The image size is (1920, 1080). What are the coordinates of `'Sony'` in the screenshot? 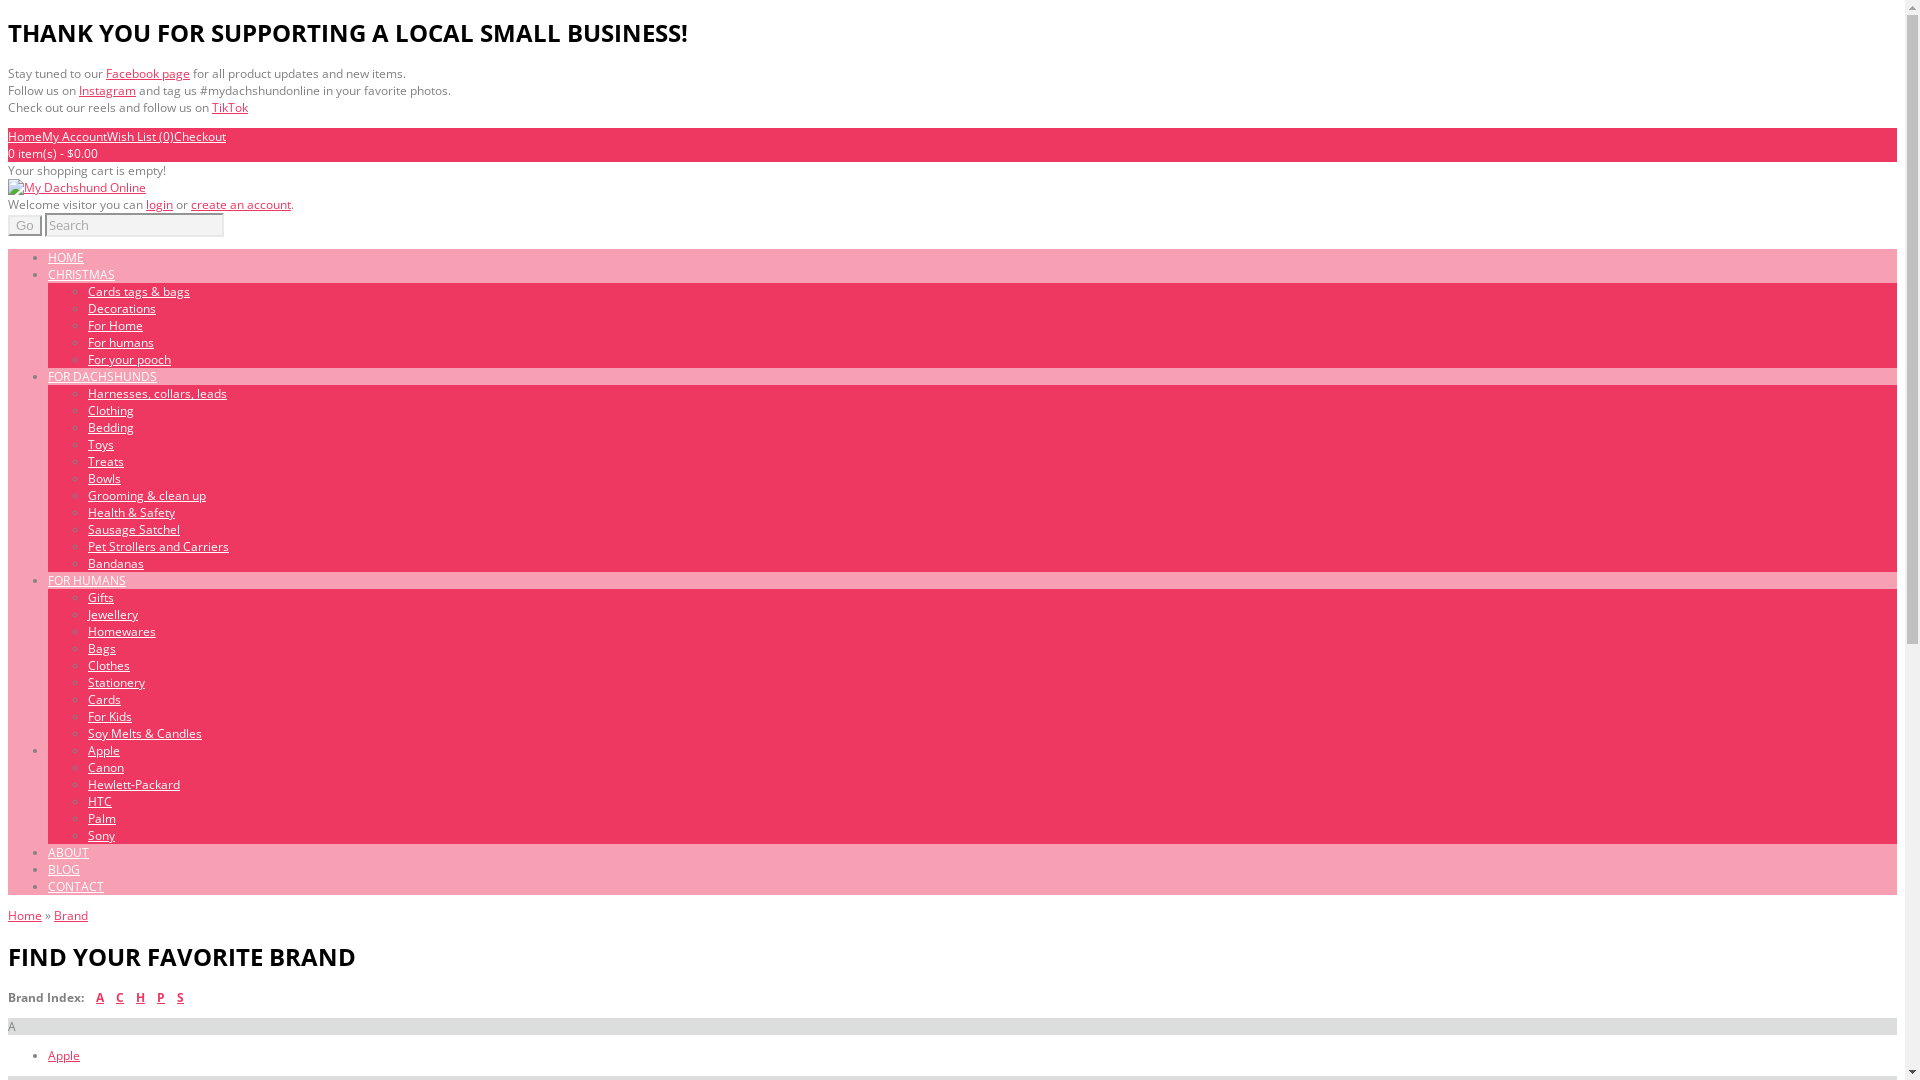 It's located at (100, 835).